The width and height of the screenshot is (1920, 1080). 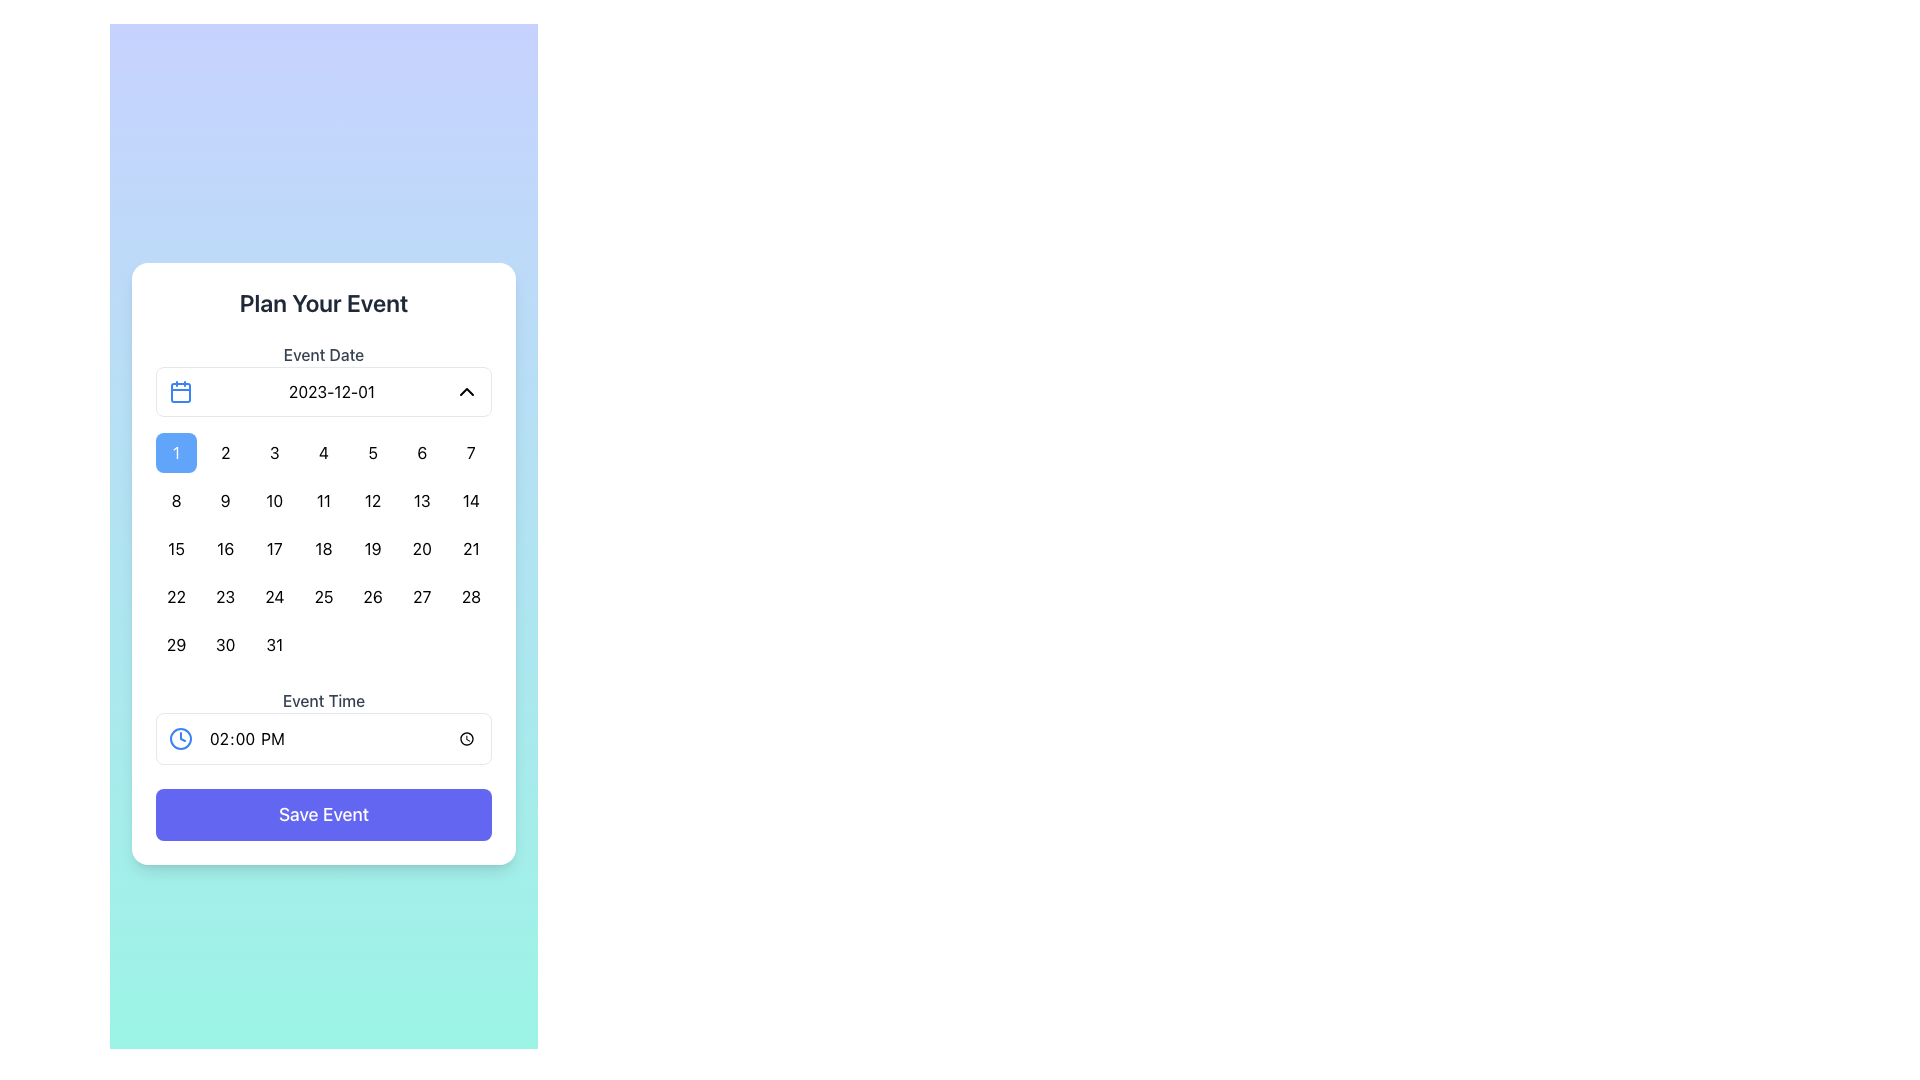 What do you see at coordinates (373, 452) in the screenshot?
I see `the button displaying the number '5'` at bounding box center [373, 452].